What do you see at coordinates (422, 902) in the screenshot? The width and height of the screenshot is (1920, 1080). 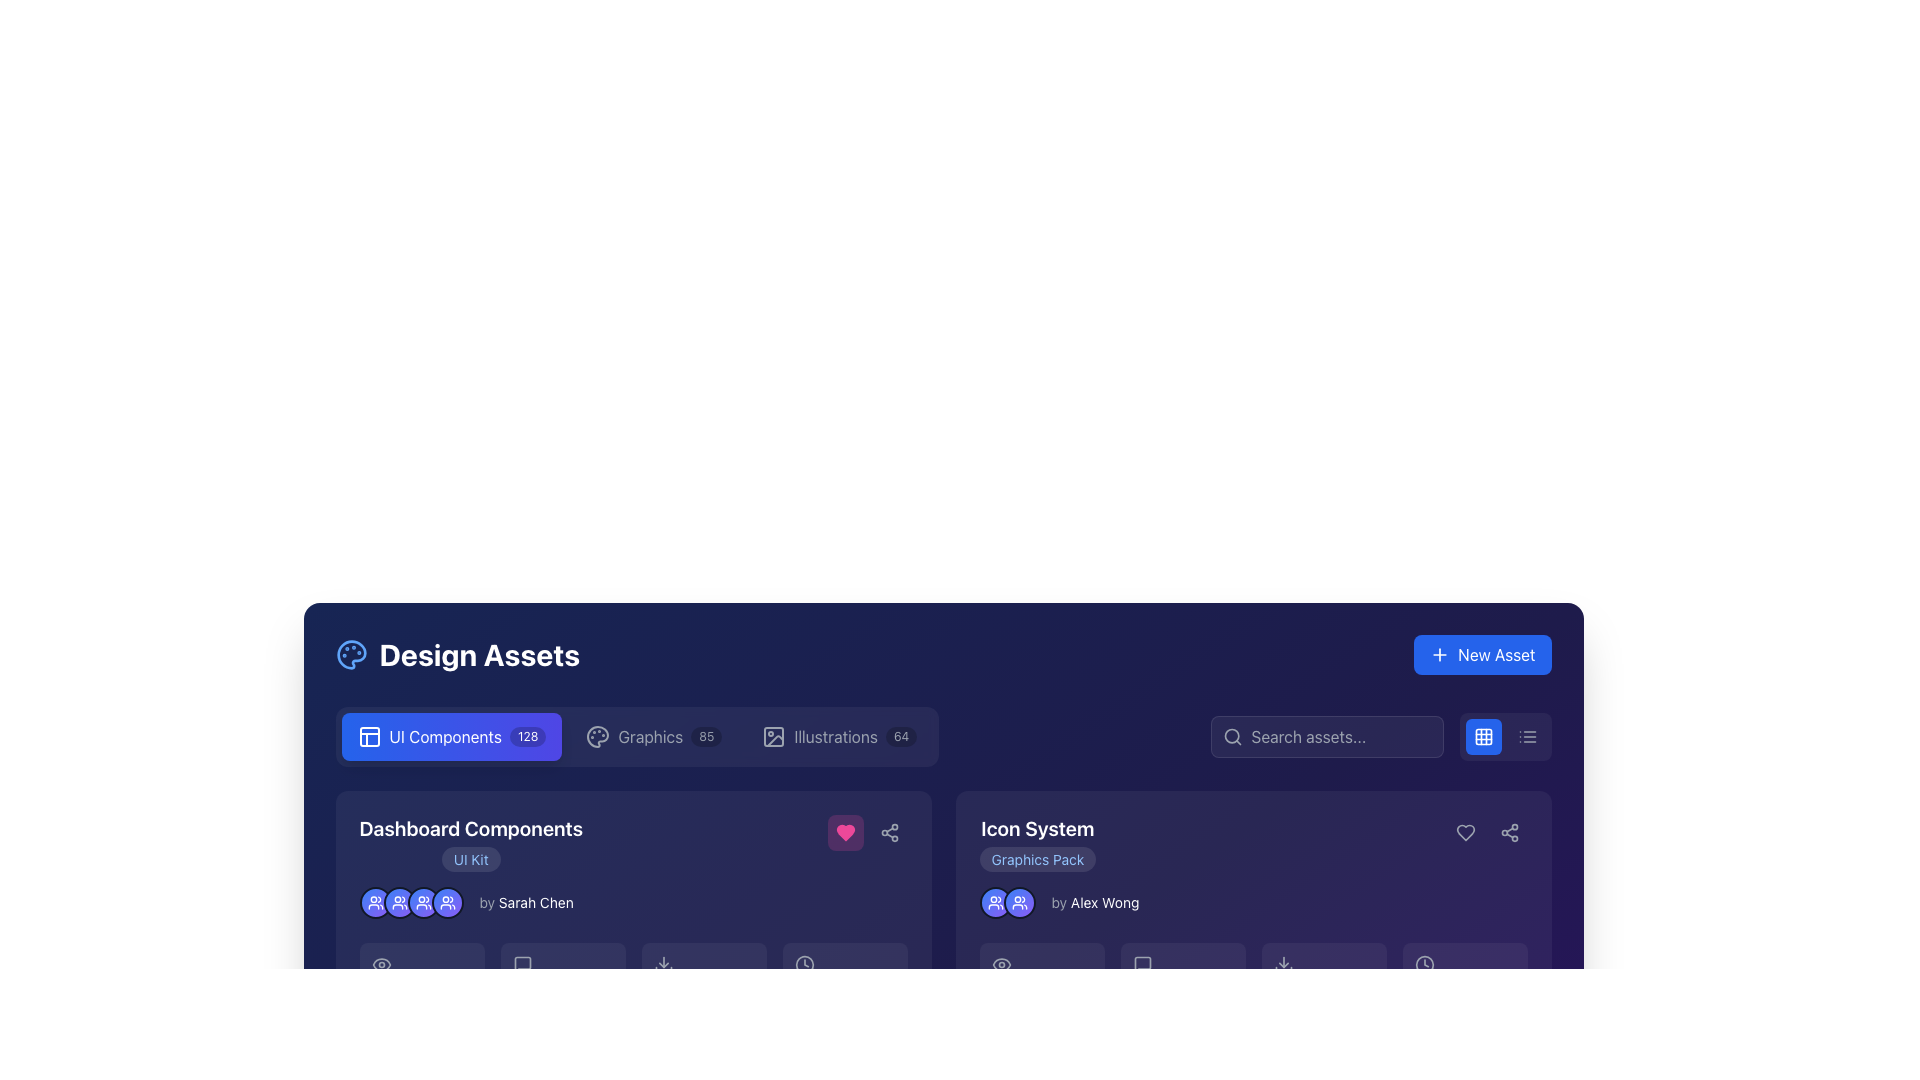 I see `the Avatar component representing a user profile or group affiliation, which is the fourth from the left in a series of circular avatars` at bounding box center [422, 902].